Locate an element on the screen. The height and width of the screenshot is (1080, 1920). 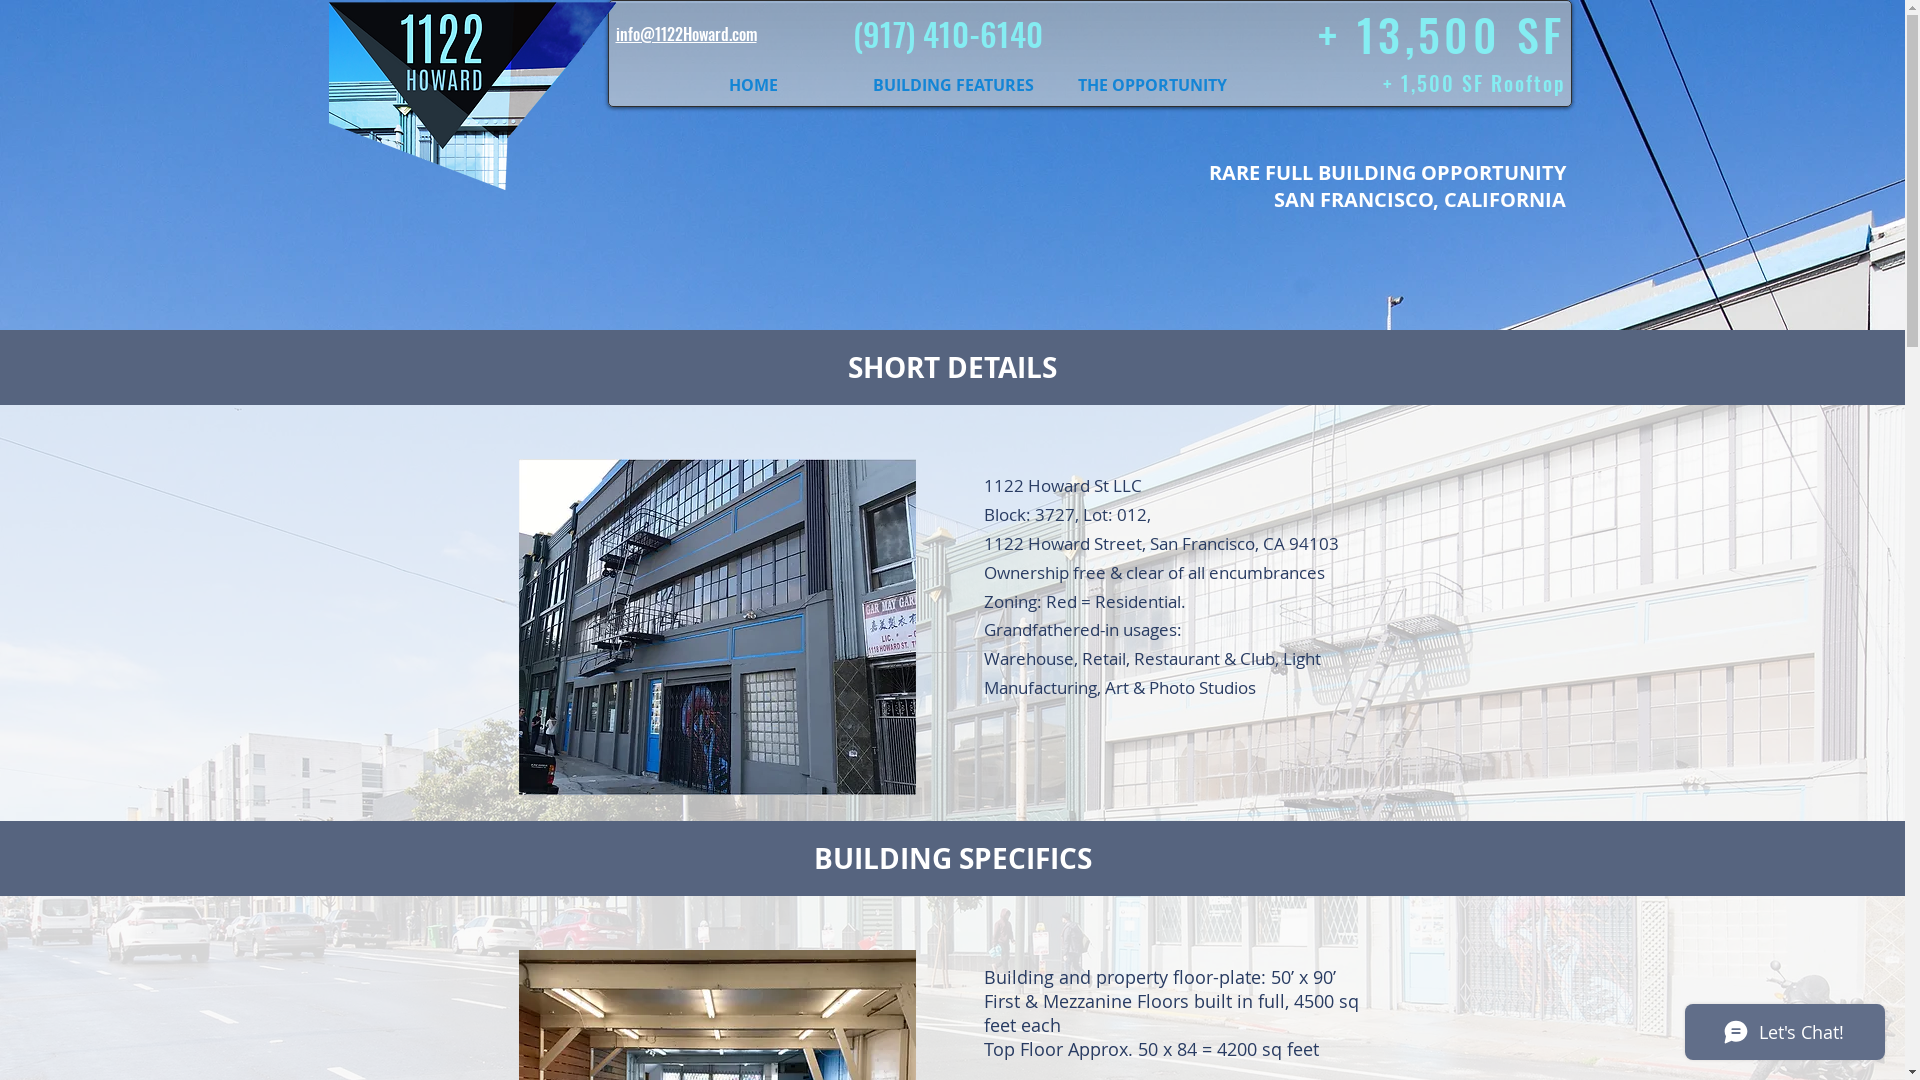
'HOME' is located at coordinates (752, 83).